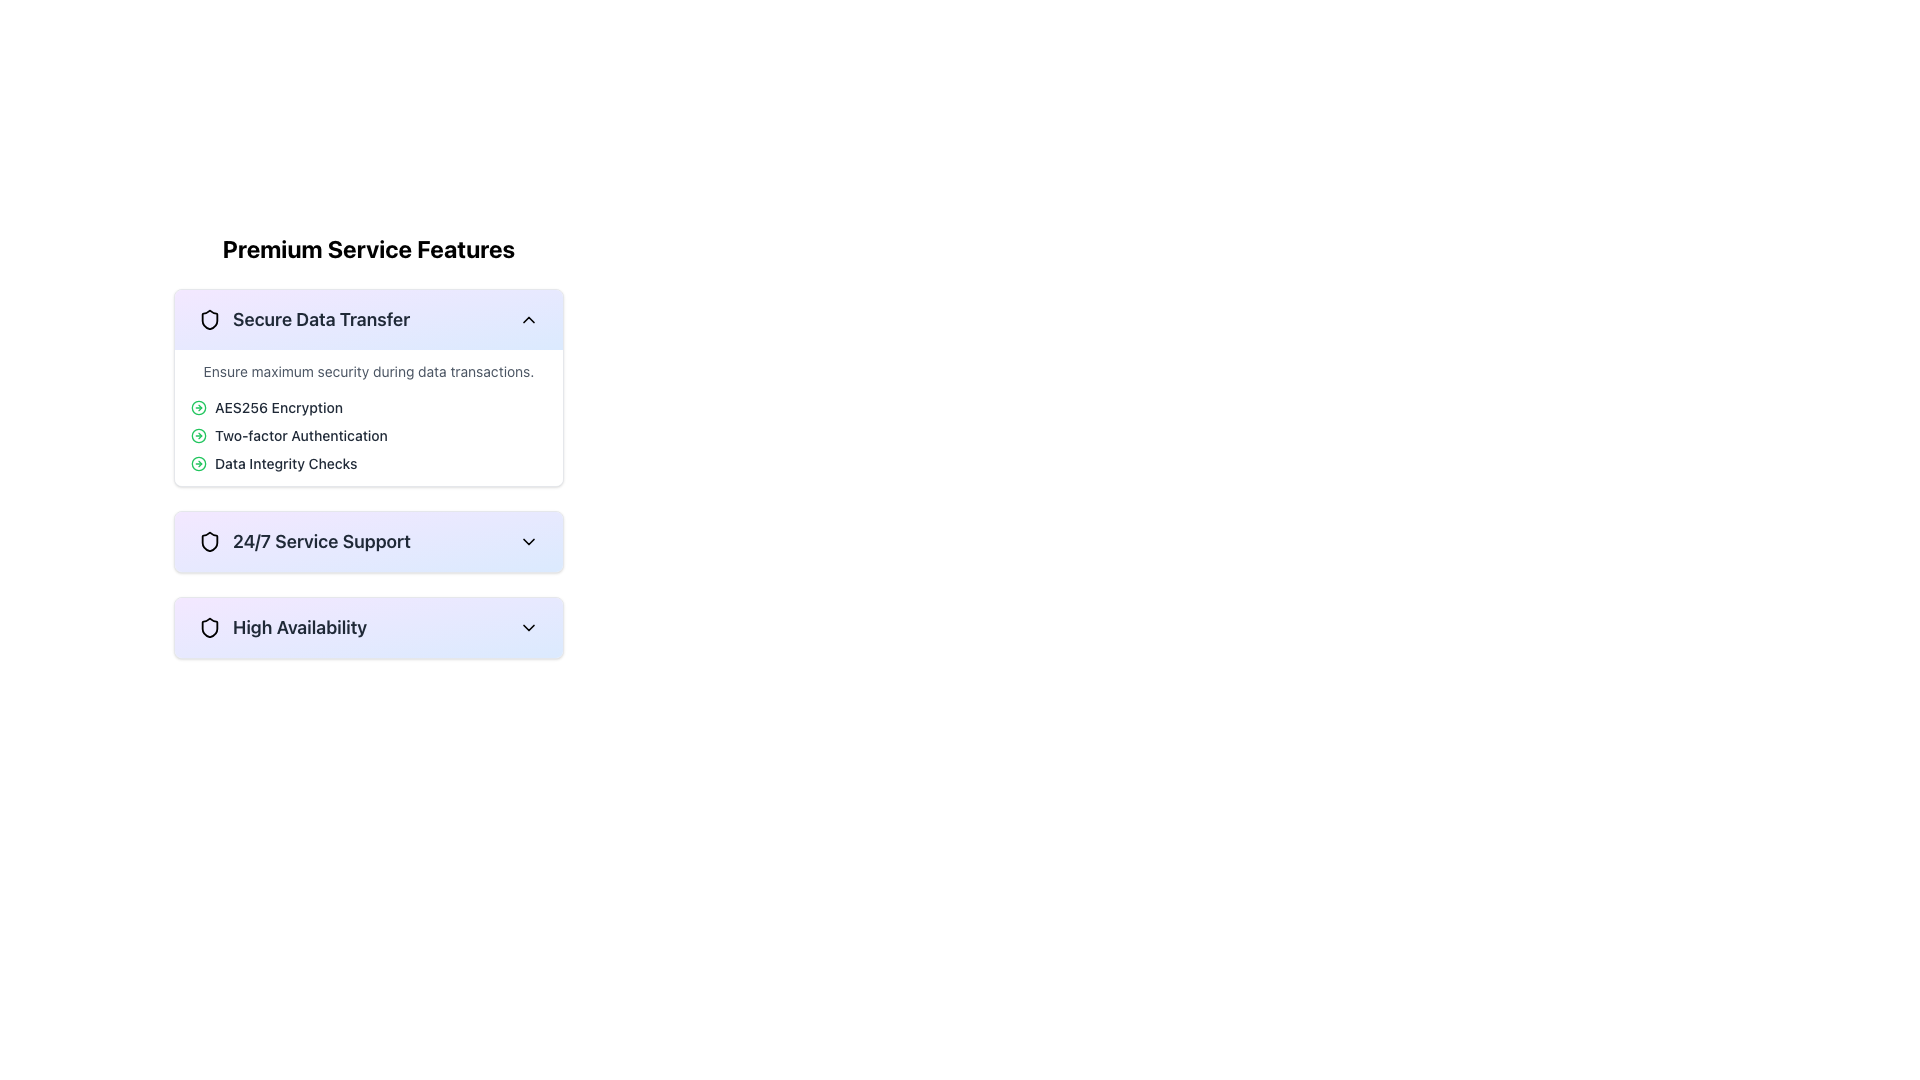  What do you see at coordinates (210, 542) in the screenshot?
I see `the shield icon representing security, which is located to the left of the 'High Availability' label` at bounding box center [210, 542].